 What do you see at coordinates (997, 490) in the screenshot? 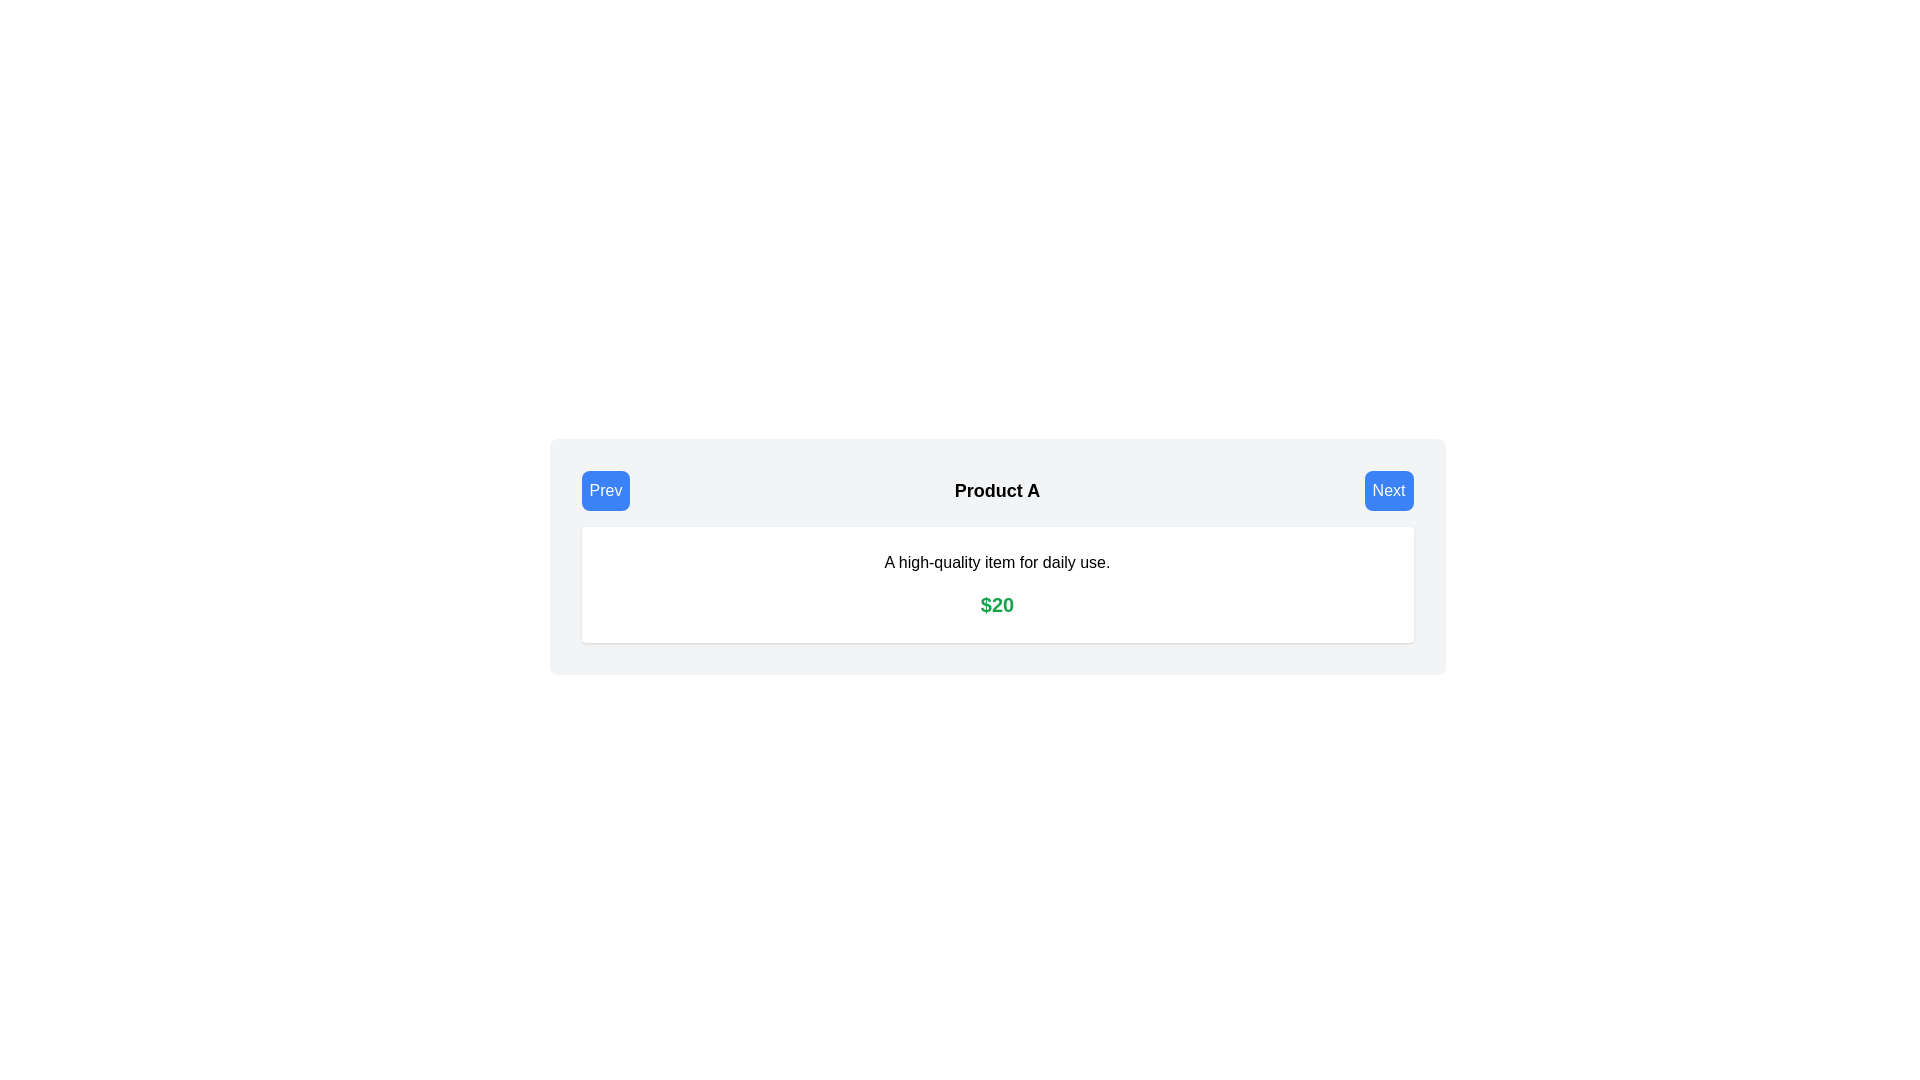
I see `the text element displaying 'Product A', which is the title or identifier of the current item in focus within the navigation system` at bounding box center [997, 490].